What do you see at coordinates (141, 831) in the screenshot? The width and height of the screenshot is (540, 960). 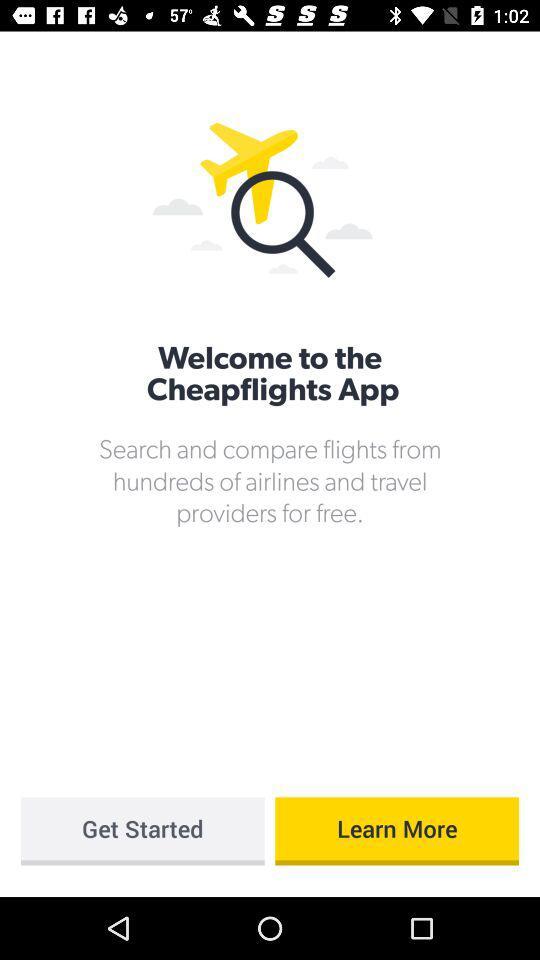 I see `icon next to learn more icon` at bounding box center [141, 831].